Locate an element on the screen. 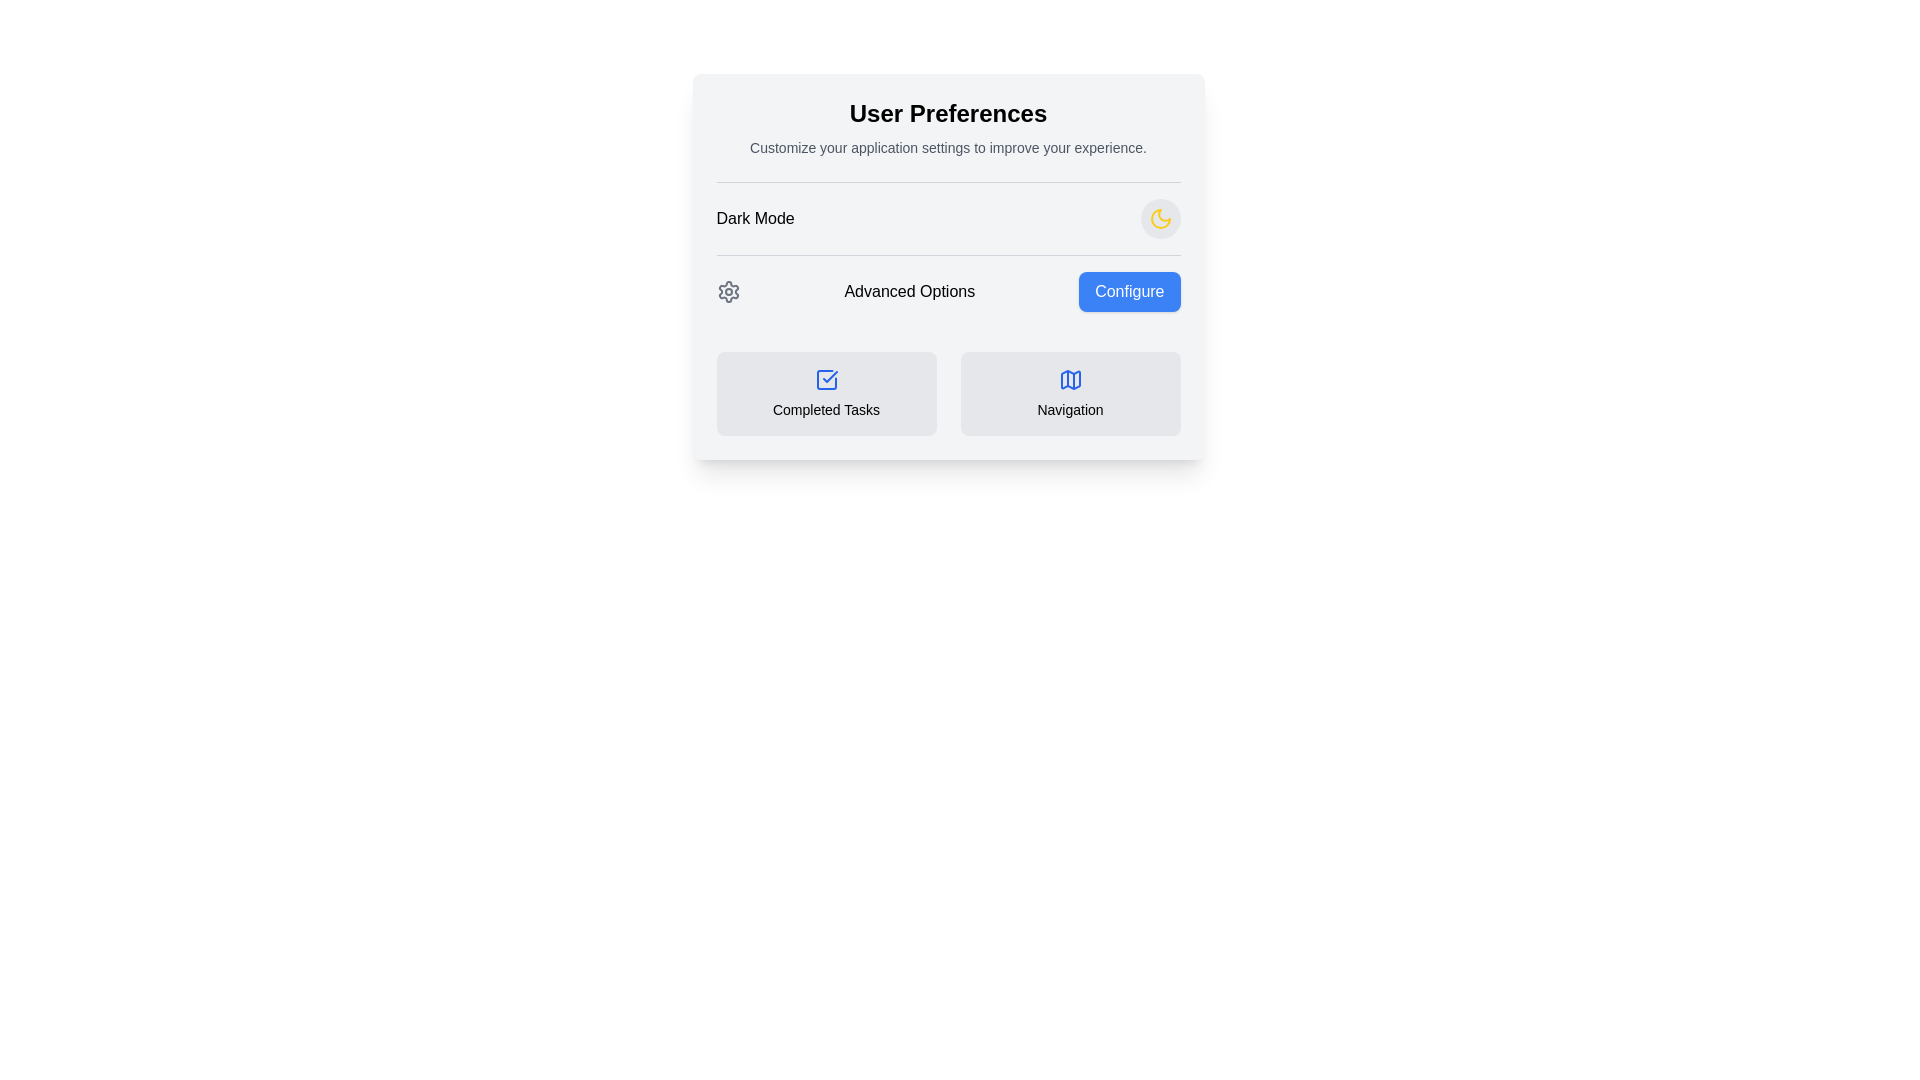 This screenshot has height=1080, width=1920. the circular button with a gray background and a yellow crescent moon icon located is located at coordinates (1160, 219).